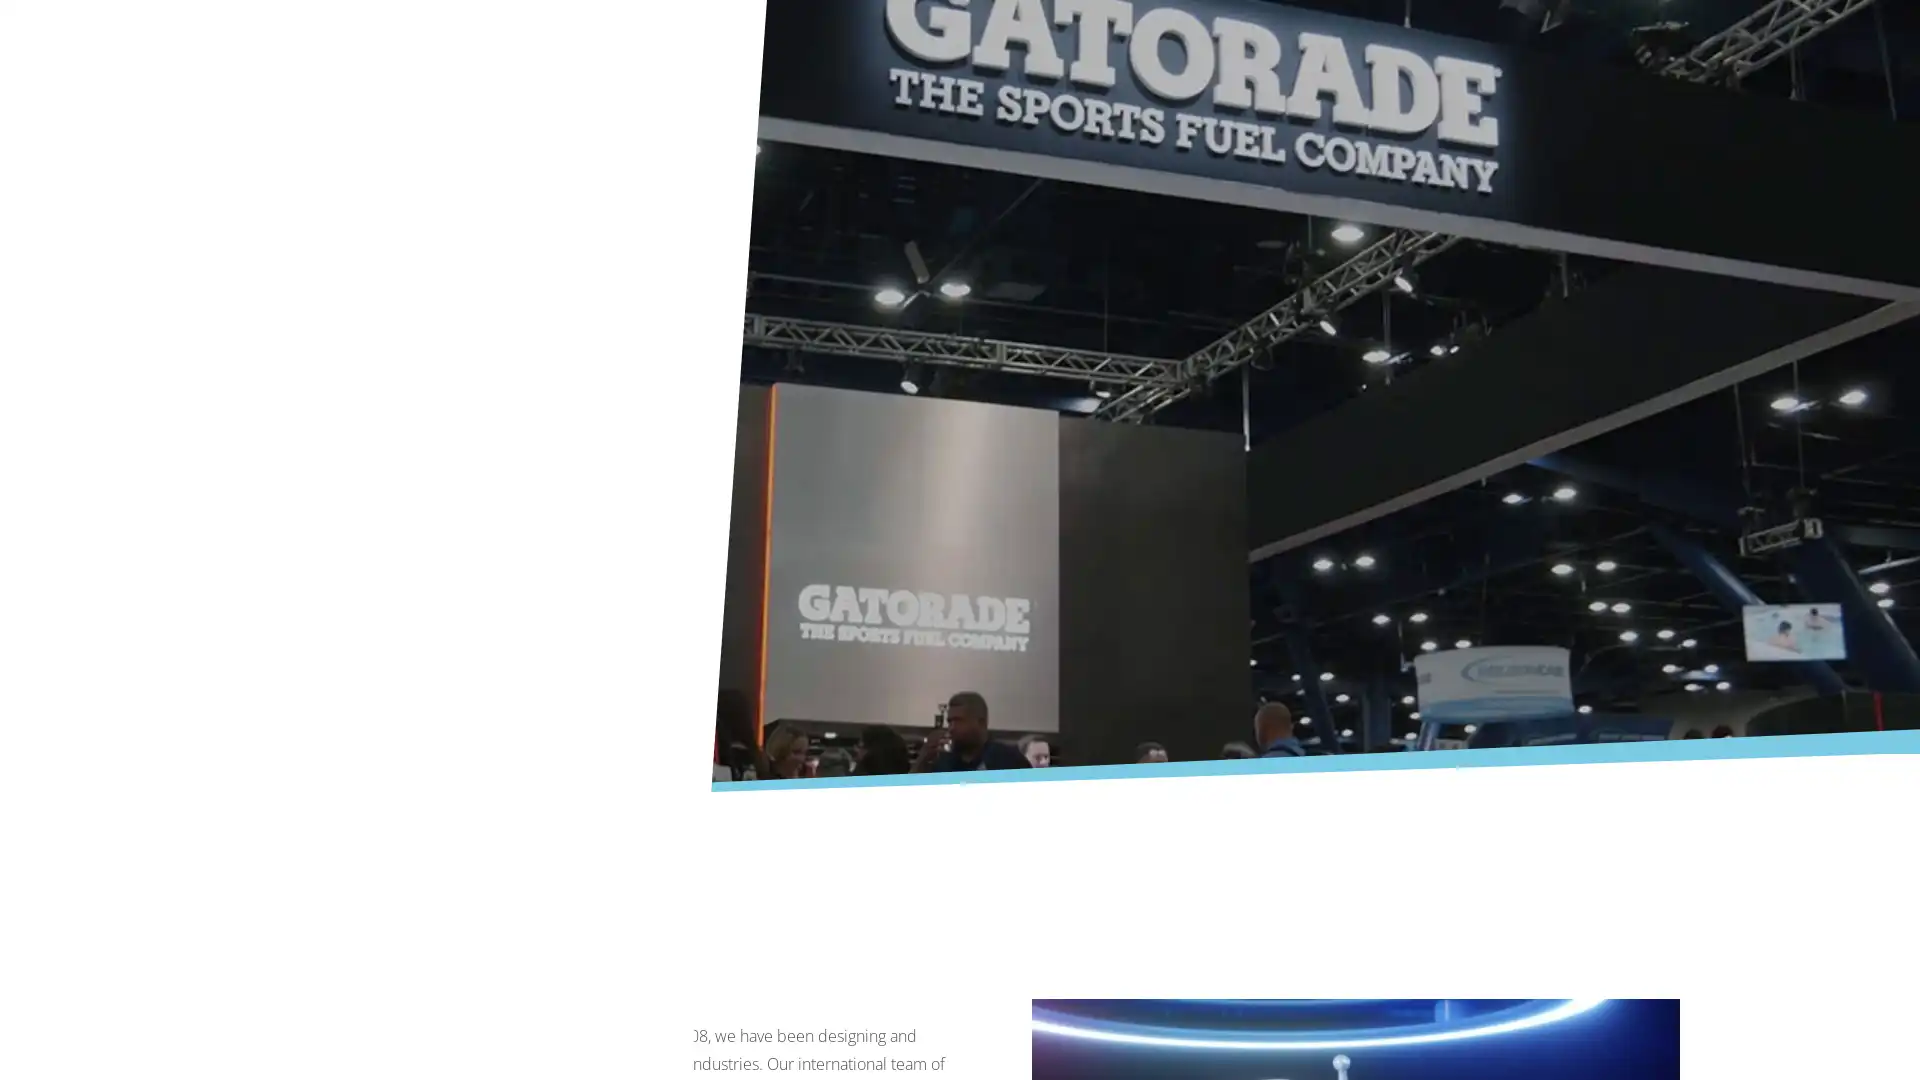 This screenshot has width=1920, height=1080. I want to click on Deny, so click(1315, 1035).